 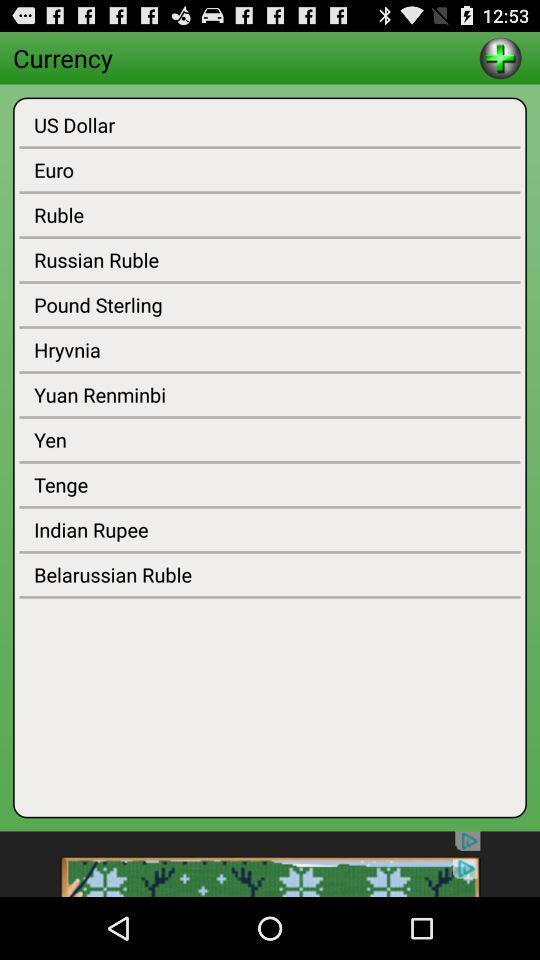 What do you see at coordinates (499, 61) in the screenshot?
I see `the add icon` at bounding box center [499, 61].